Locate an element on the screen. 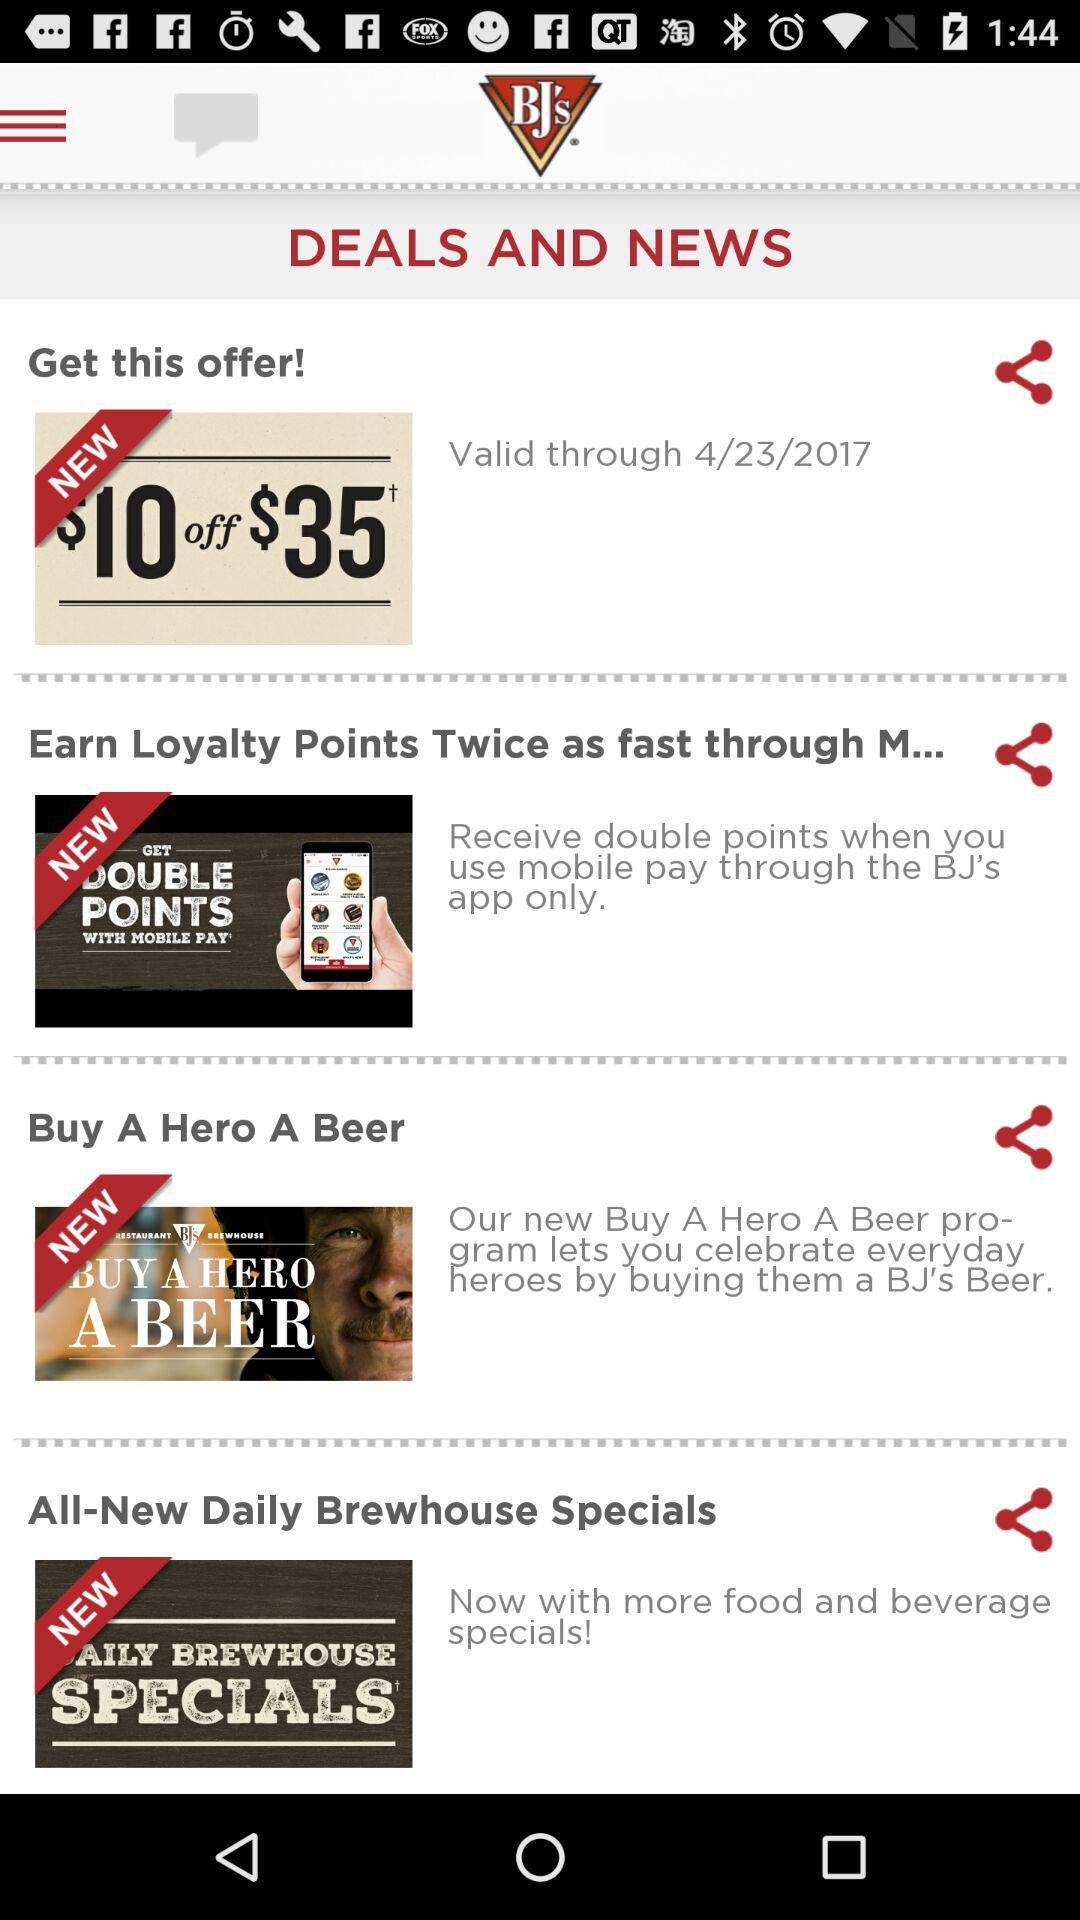 Image resolution: width=1080 pixels, height=1920 pixels. receive double points app is located at coordinates (757, 866).